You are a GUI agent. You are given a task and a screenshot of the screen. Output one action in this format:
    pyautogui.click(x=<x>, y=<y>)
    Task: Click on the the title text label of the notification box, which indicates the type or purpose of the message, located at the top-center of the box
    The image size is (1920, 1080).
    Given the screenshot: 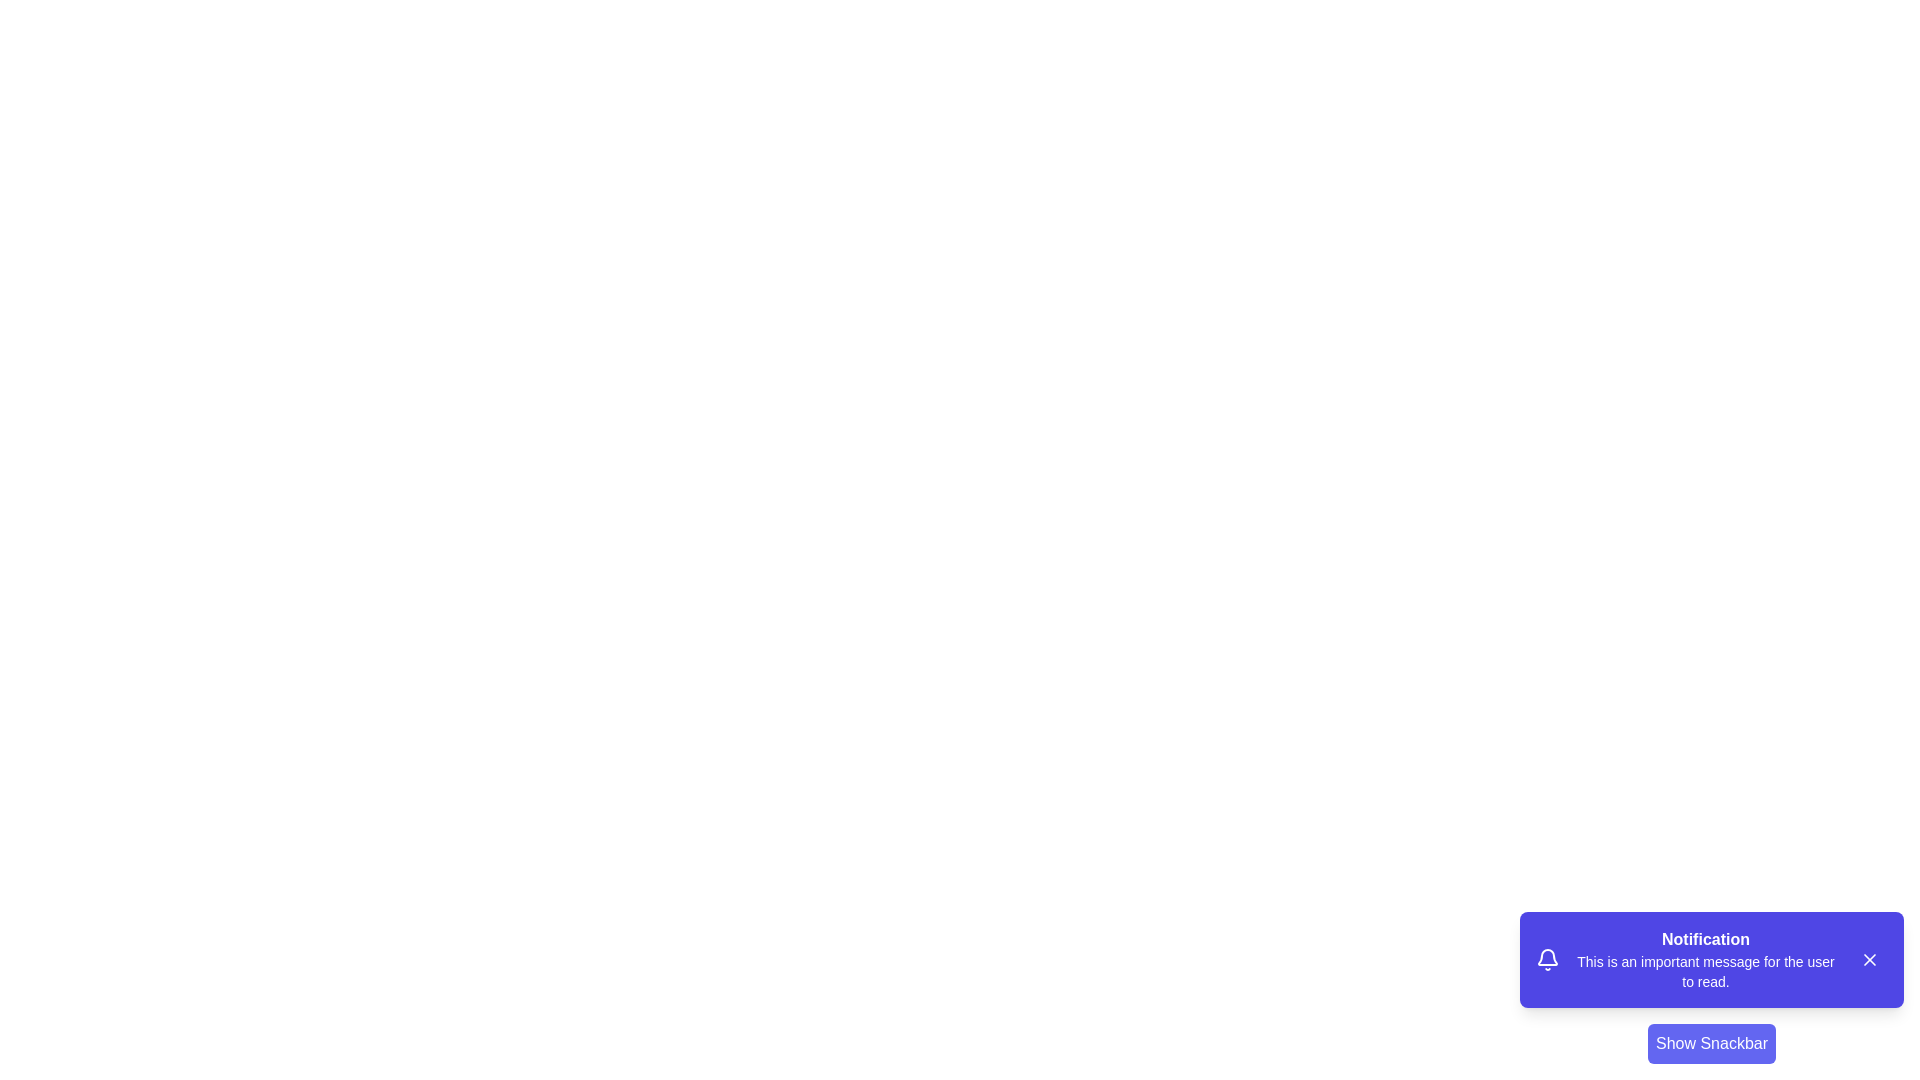 What is the action you would take?
    pyautogui.click(x=1704, y=940)
    